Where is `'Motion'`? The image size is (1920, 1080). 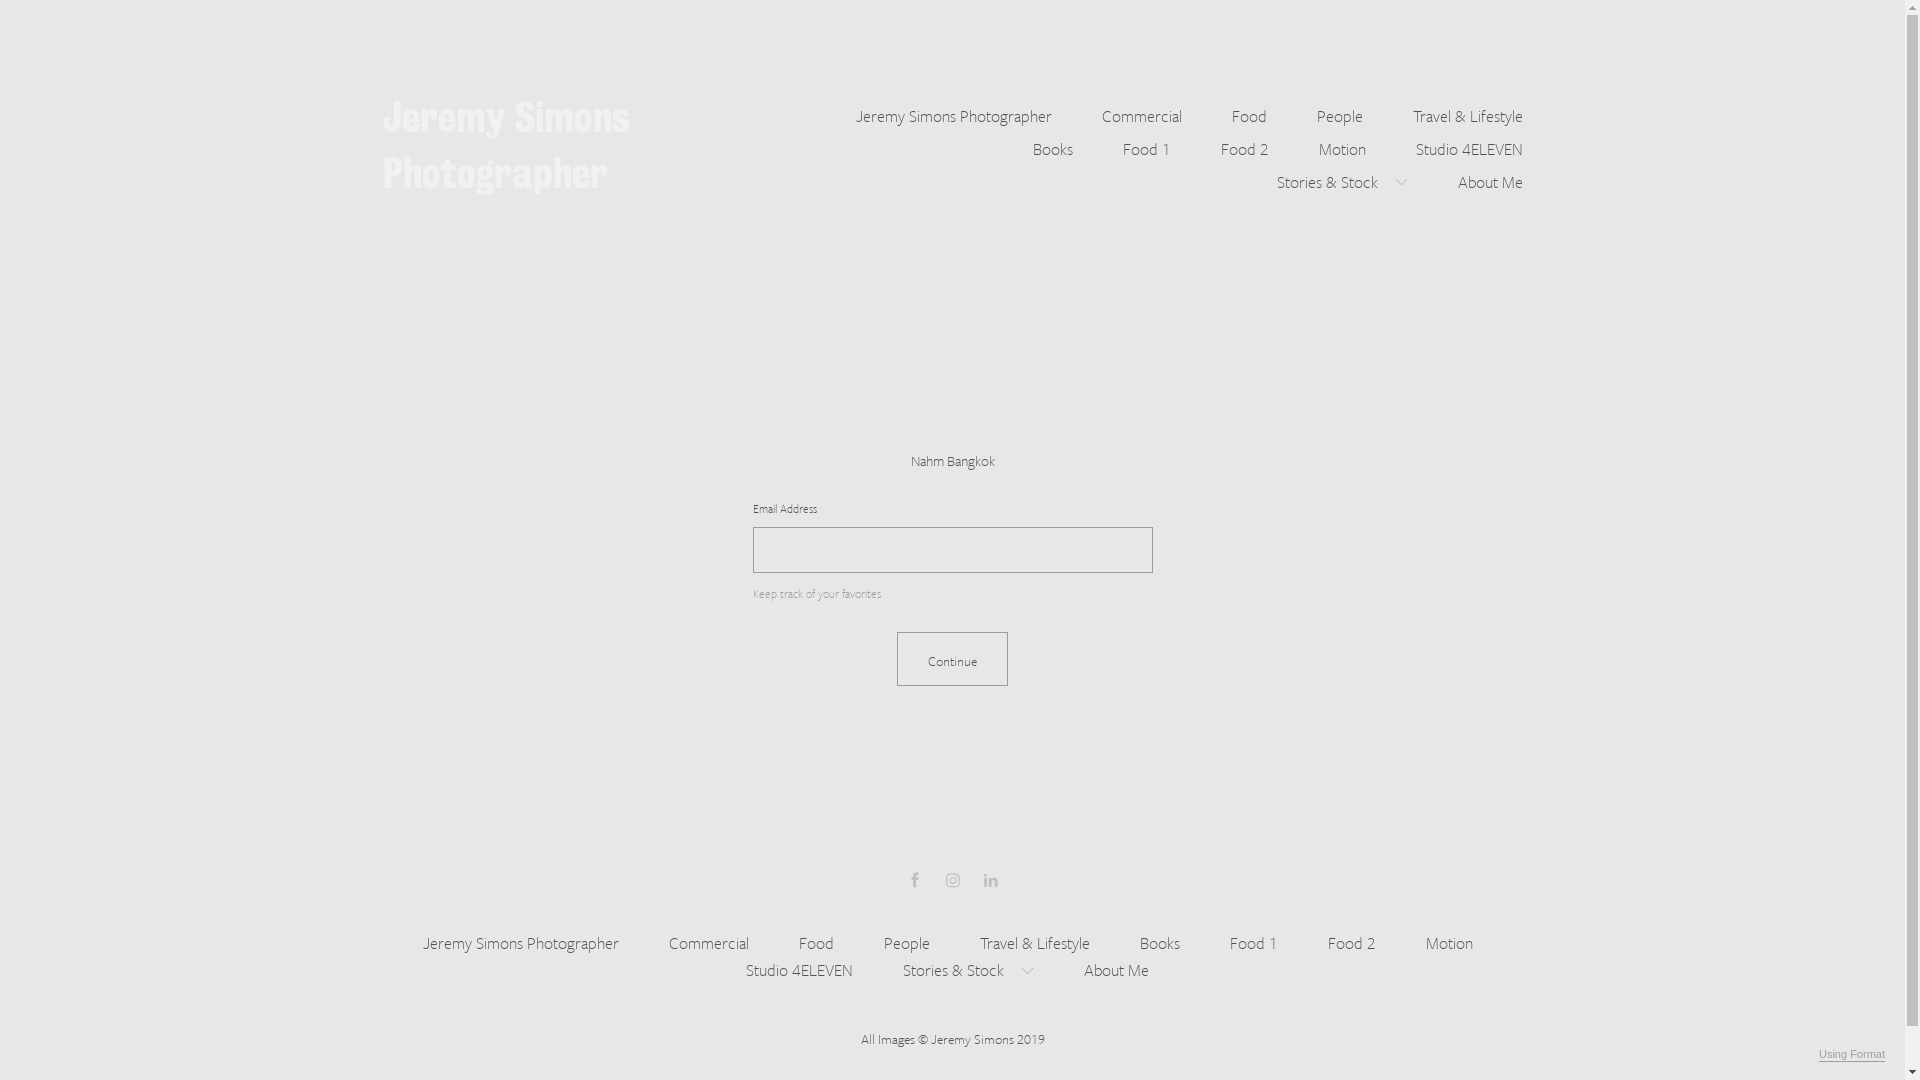
'Motion' is located at coordinates (1449, 940).